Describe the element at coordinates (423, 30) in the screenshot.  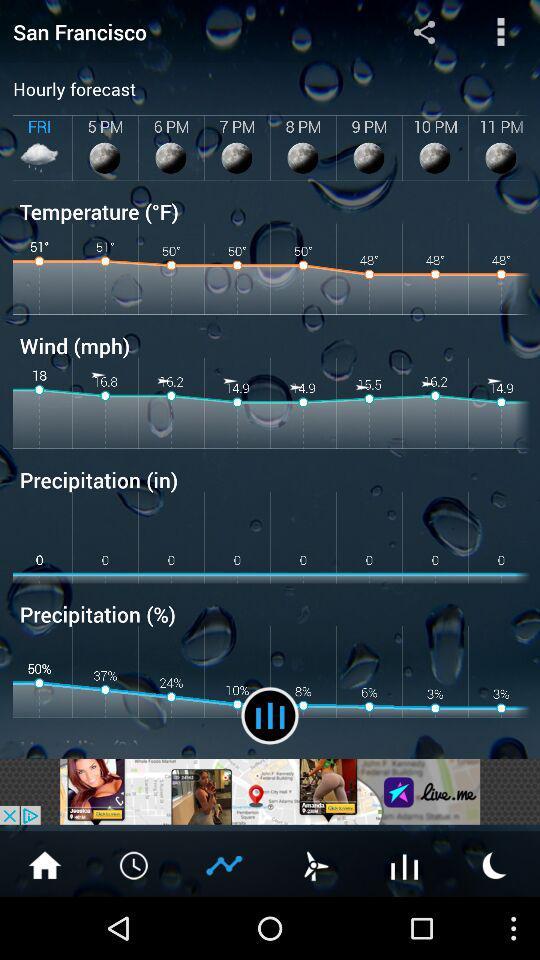
I see `the icon above the hourly forecast` at that location.